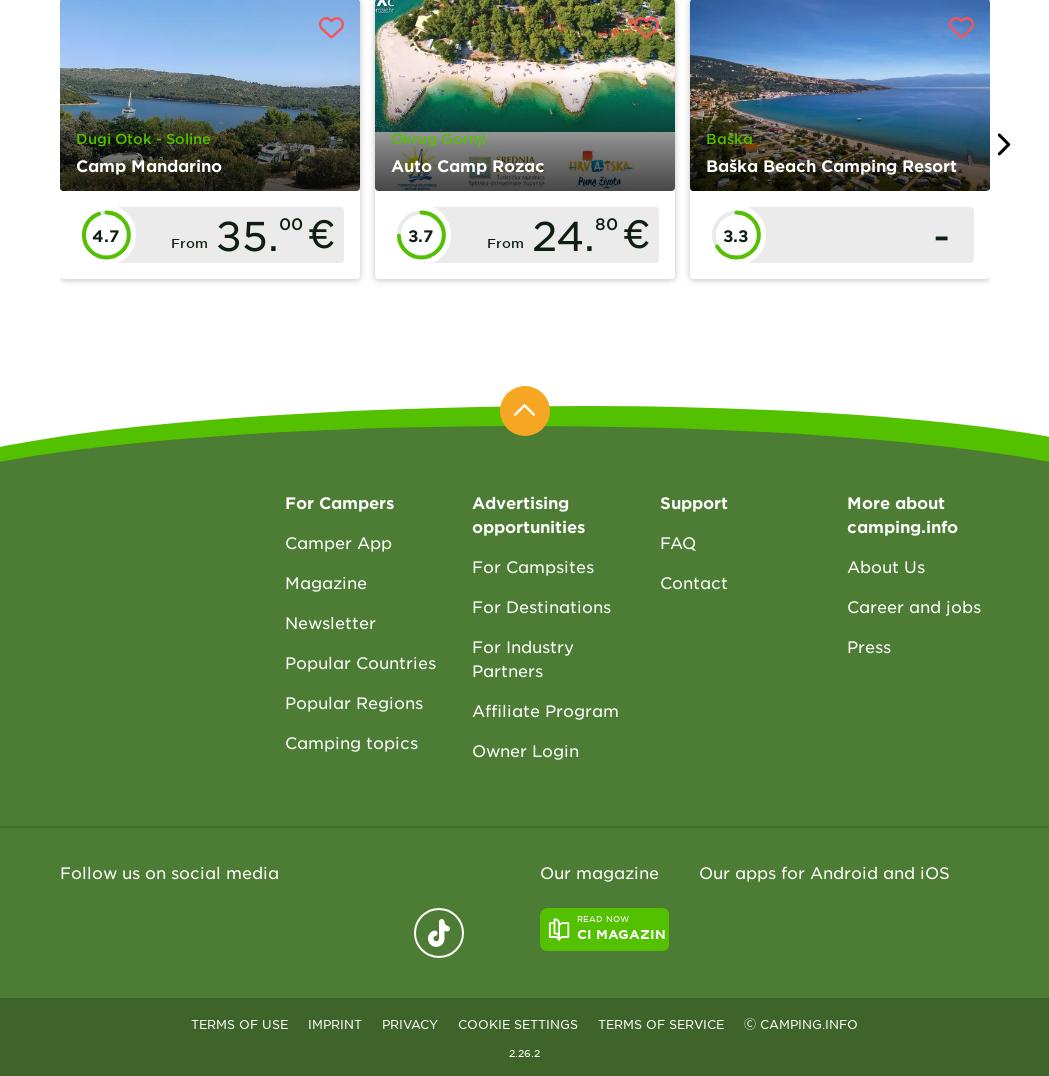 This screenshot has height=1076, width=1049. I want to click on '-', so click(940, 234).